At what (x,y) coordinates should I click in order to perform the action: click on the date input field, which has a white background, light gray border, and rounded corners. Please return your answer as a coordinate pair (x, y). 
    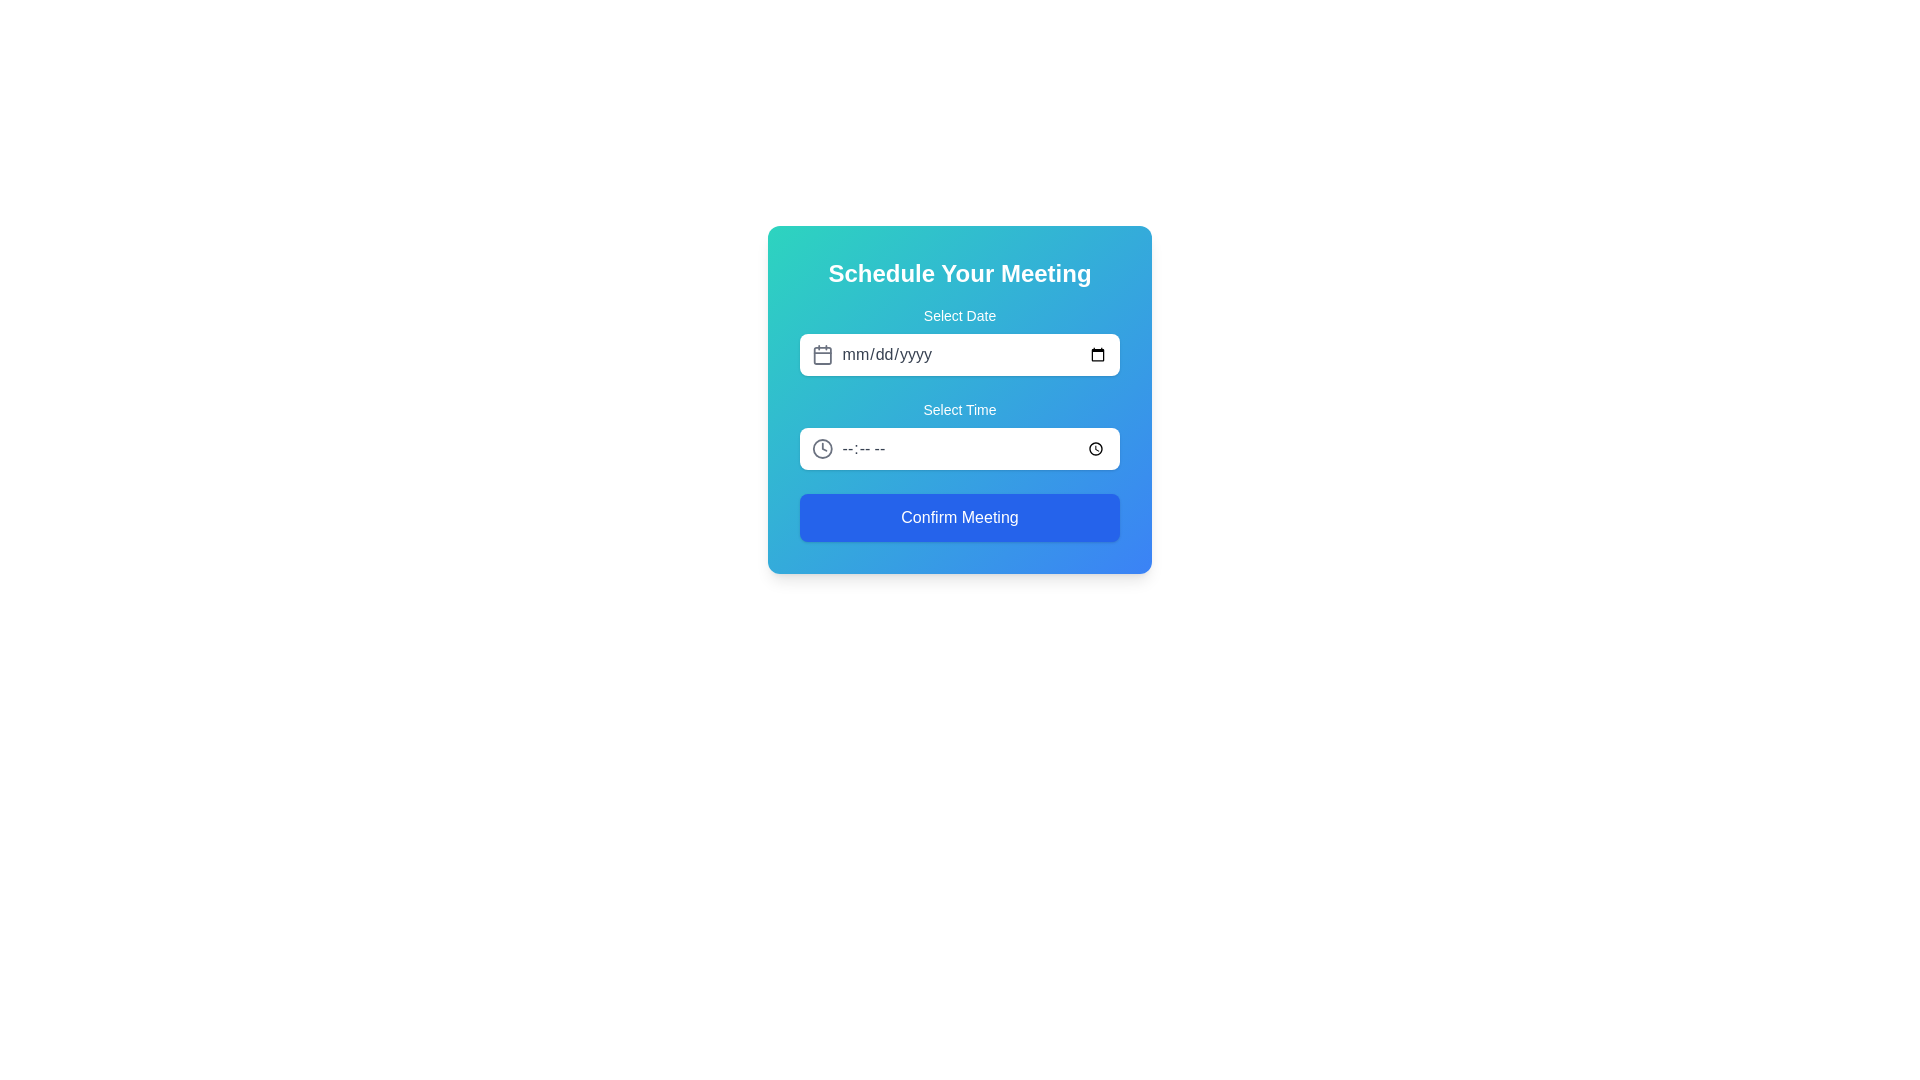
    Looking at the image, I should click on (974, 353).